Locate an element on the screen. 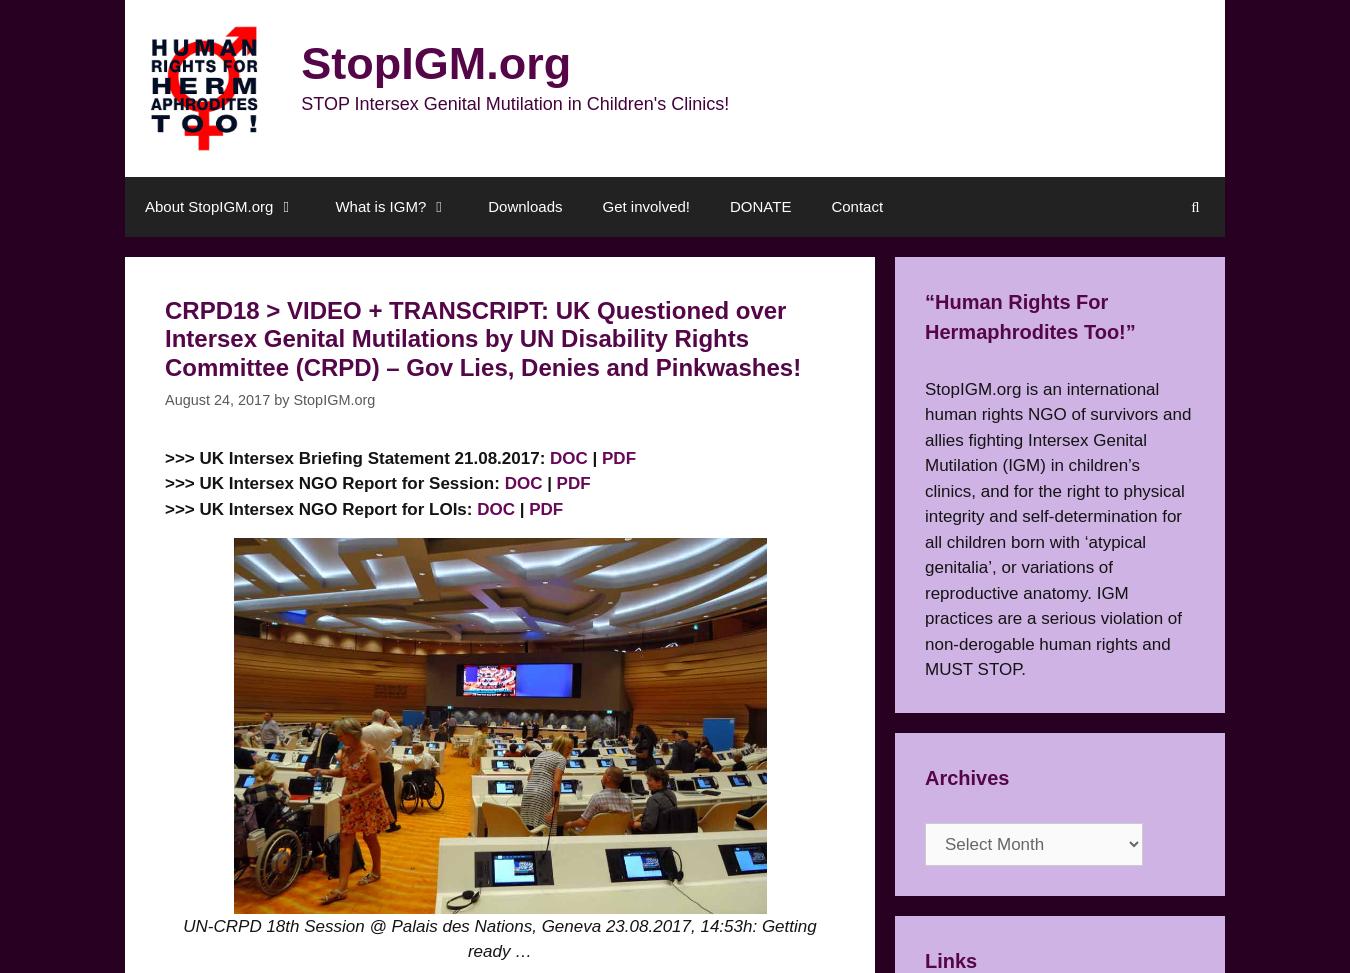  'by' is located at coordinates (273, 399).